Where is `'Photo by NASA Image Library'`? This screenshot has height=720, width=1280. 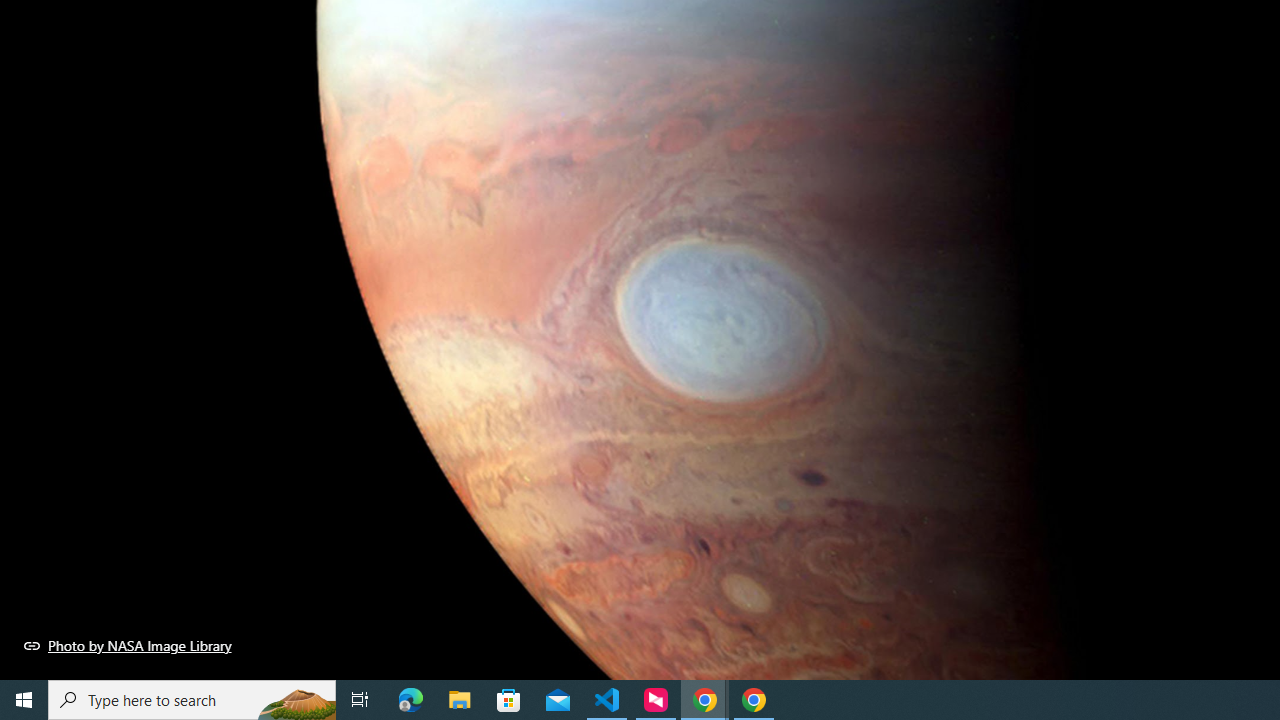
'Photo by NASA Image Library' is located at coordinates (127, 645).